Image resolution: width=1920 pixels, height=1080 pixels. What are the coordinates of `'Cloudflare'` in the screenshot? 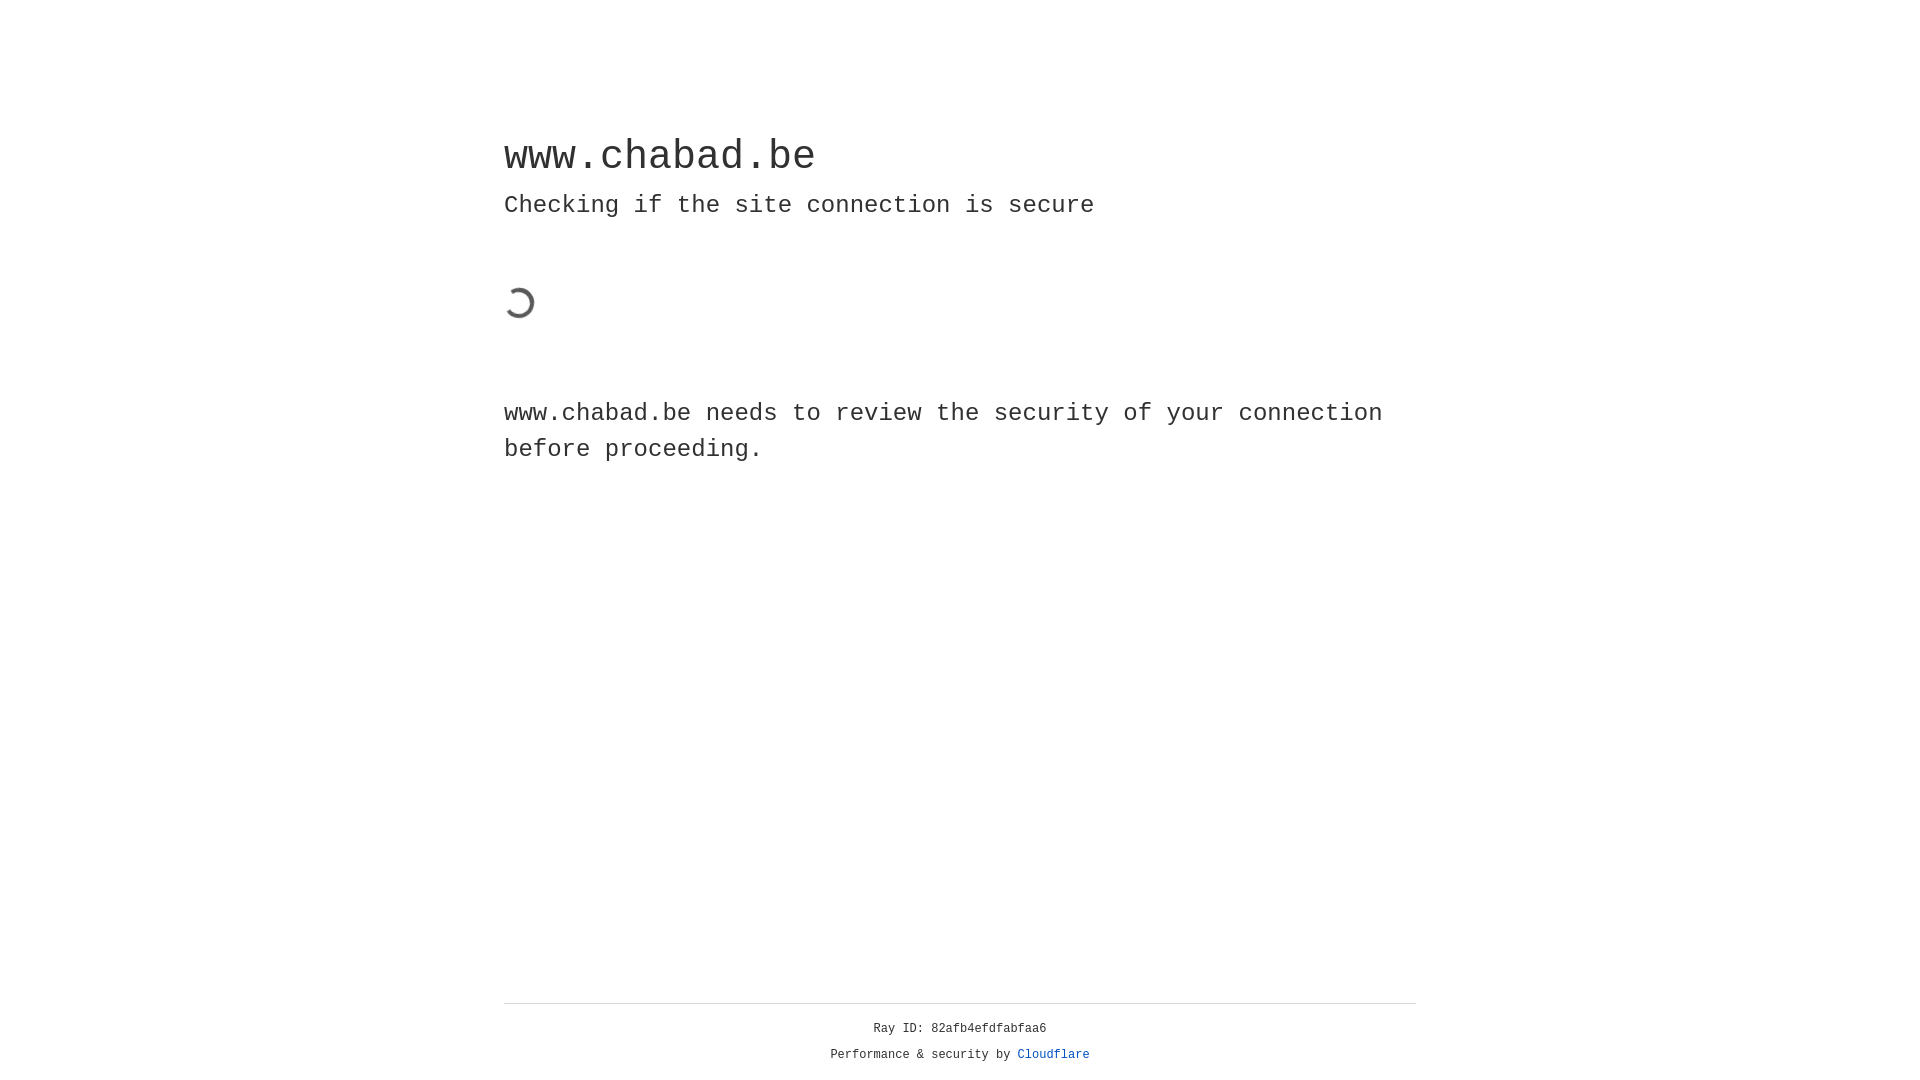 It's located at (1053, 1054).